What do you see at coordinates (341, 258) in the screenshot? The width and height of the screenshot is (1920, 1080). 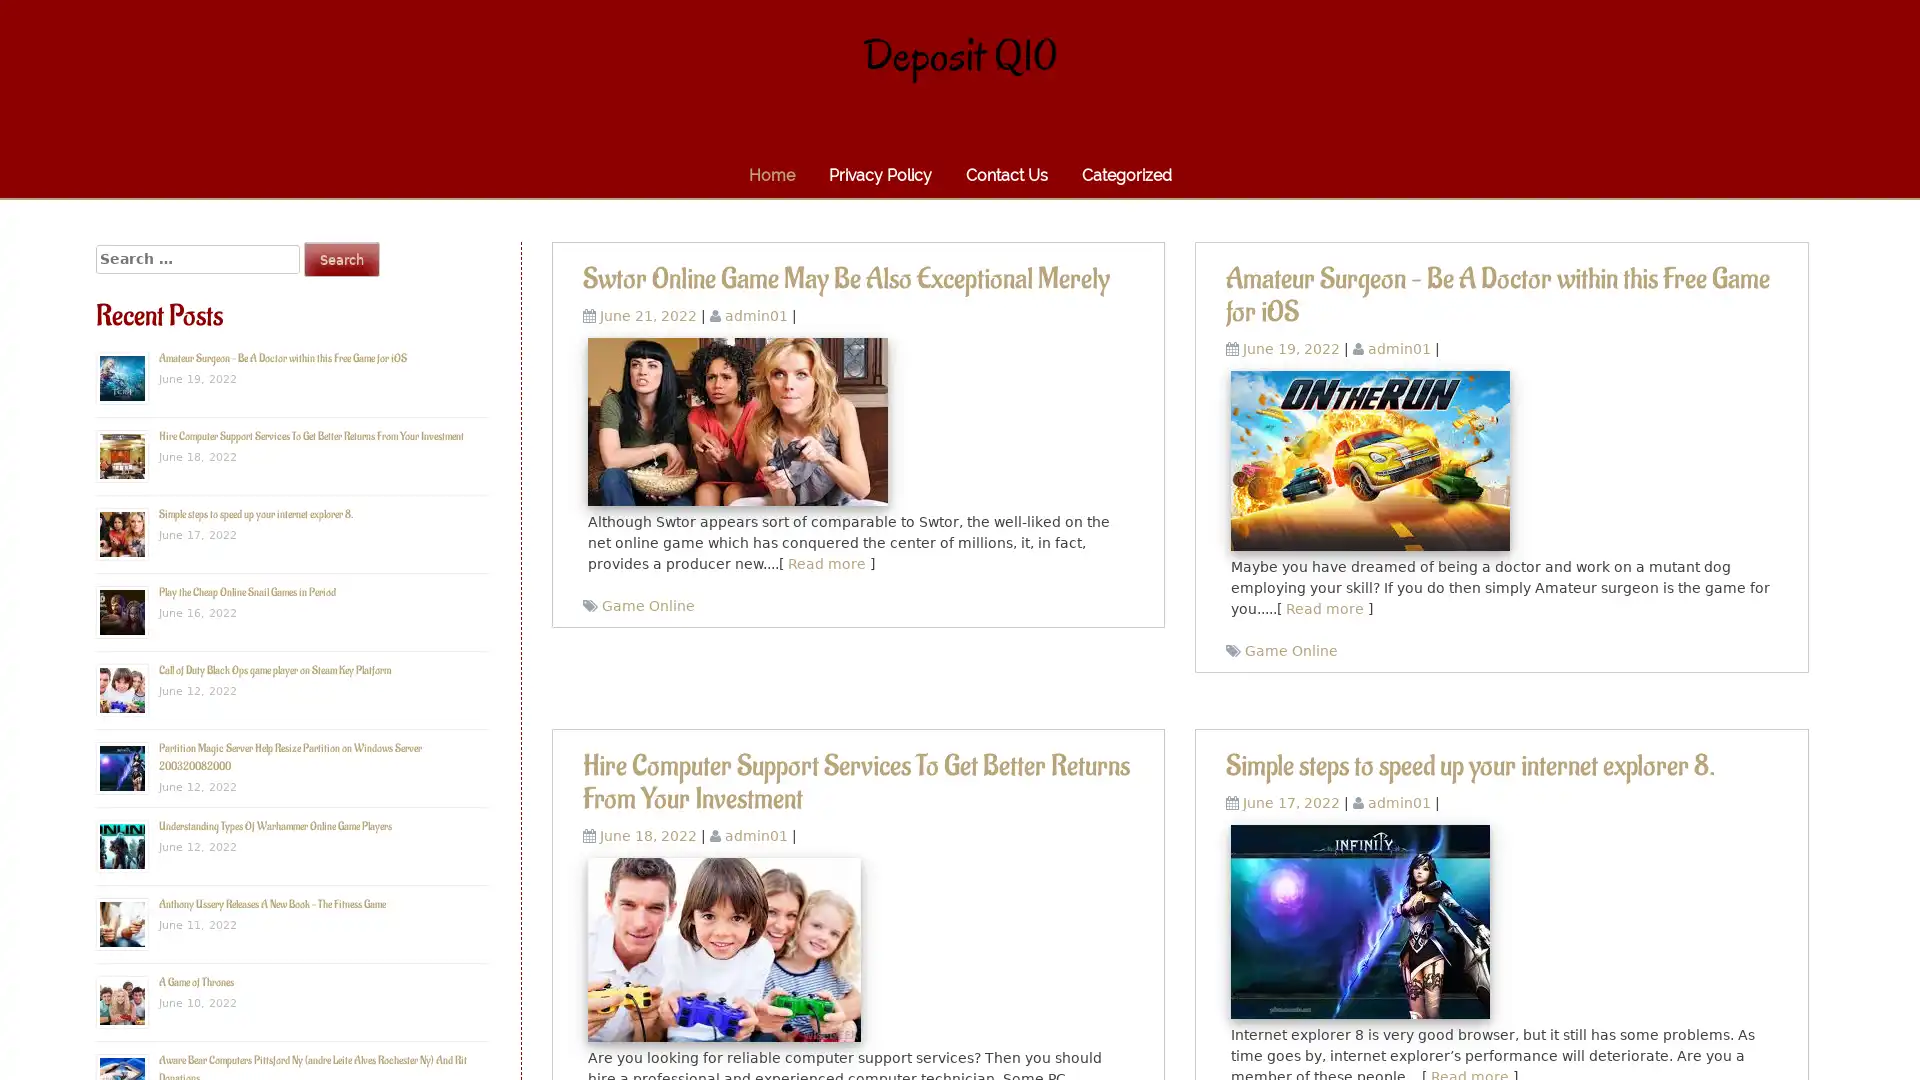 I see `Search` at bounding box center [341, 258].